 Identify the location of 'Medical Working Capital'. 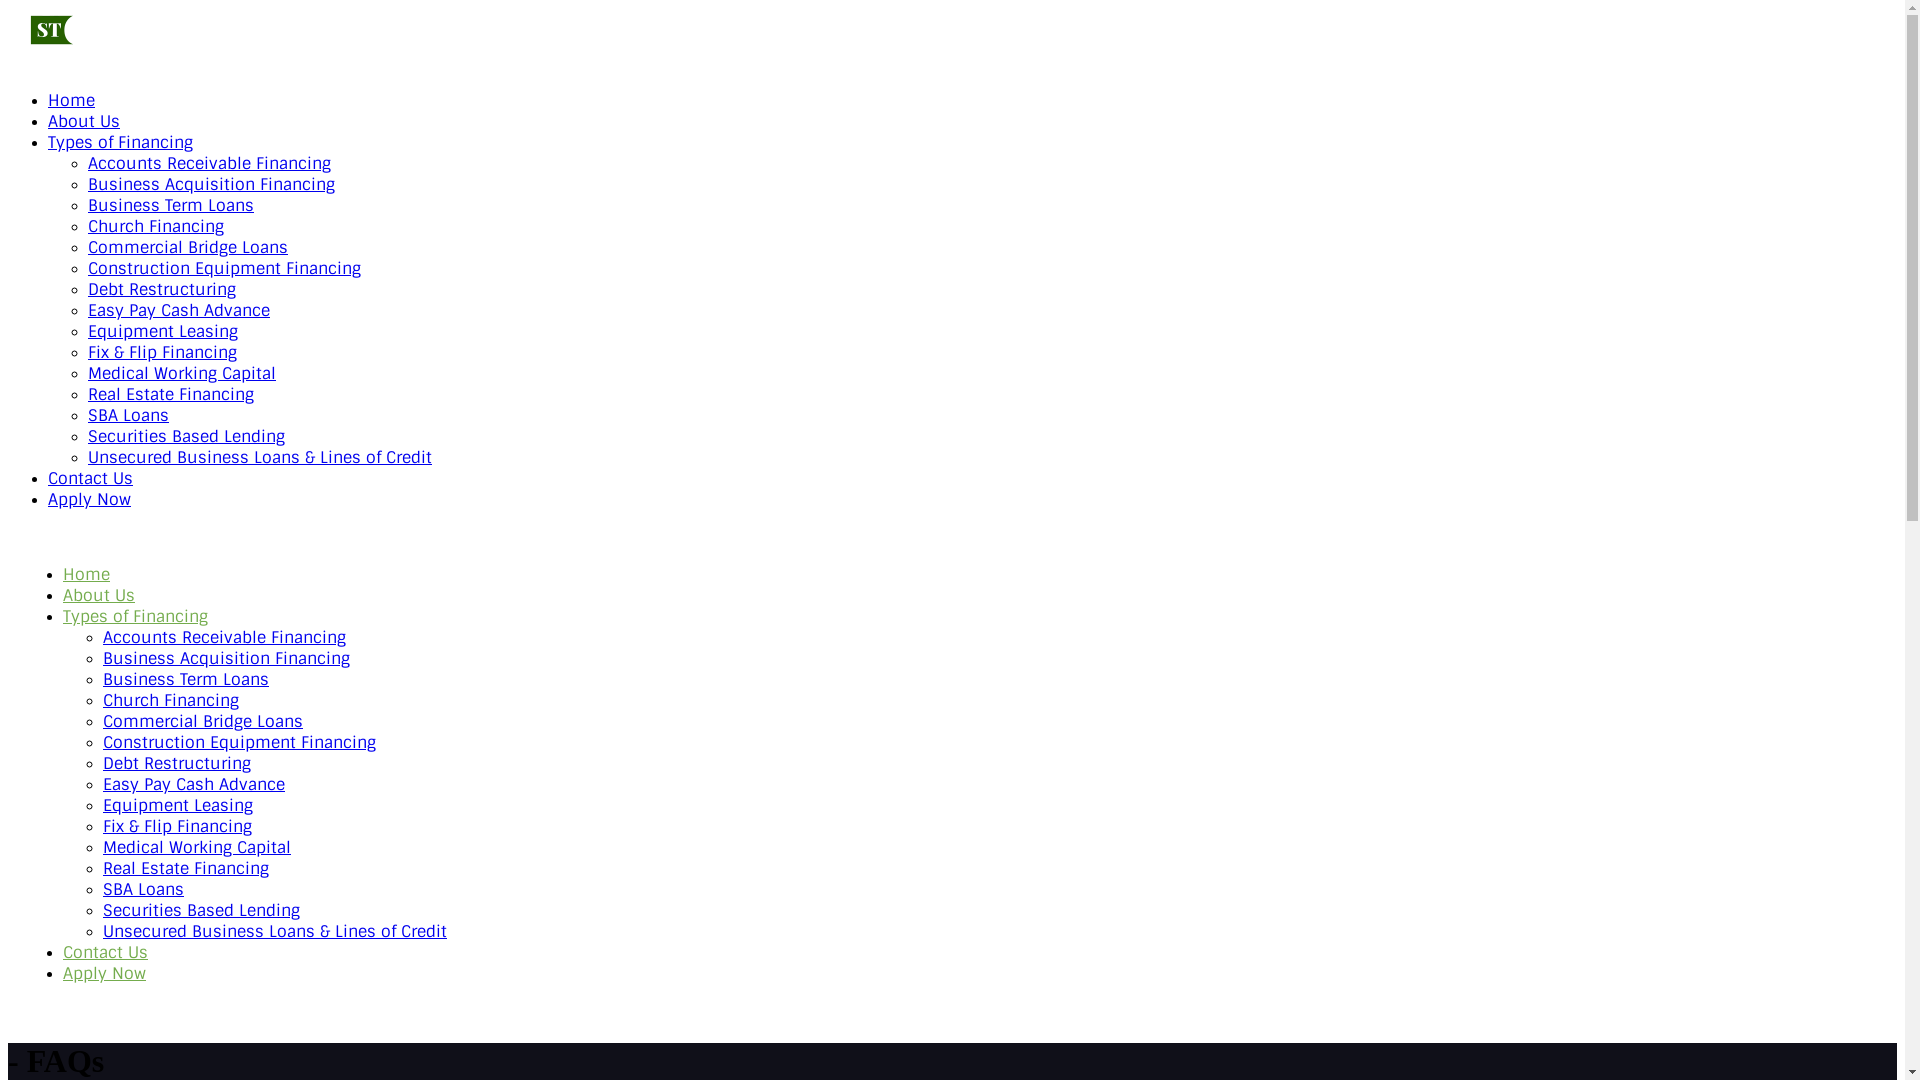
(101, 847).